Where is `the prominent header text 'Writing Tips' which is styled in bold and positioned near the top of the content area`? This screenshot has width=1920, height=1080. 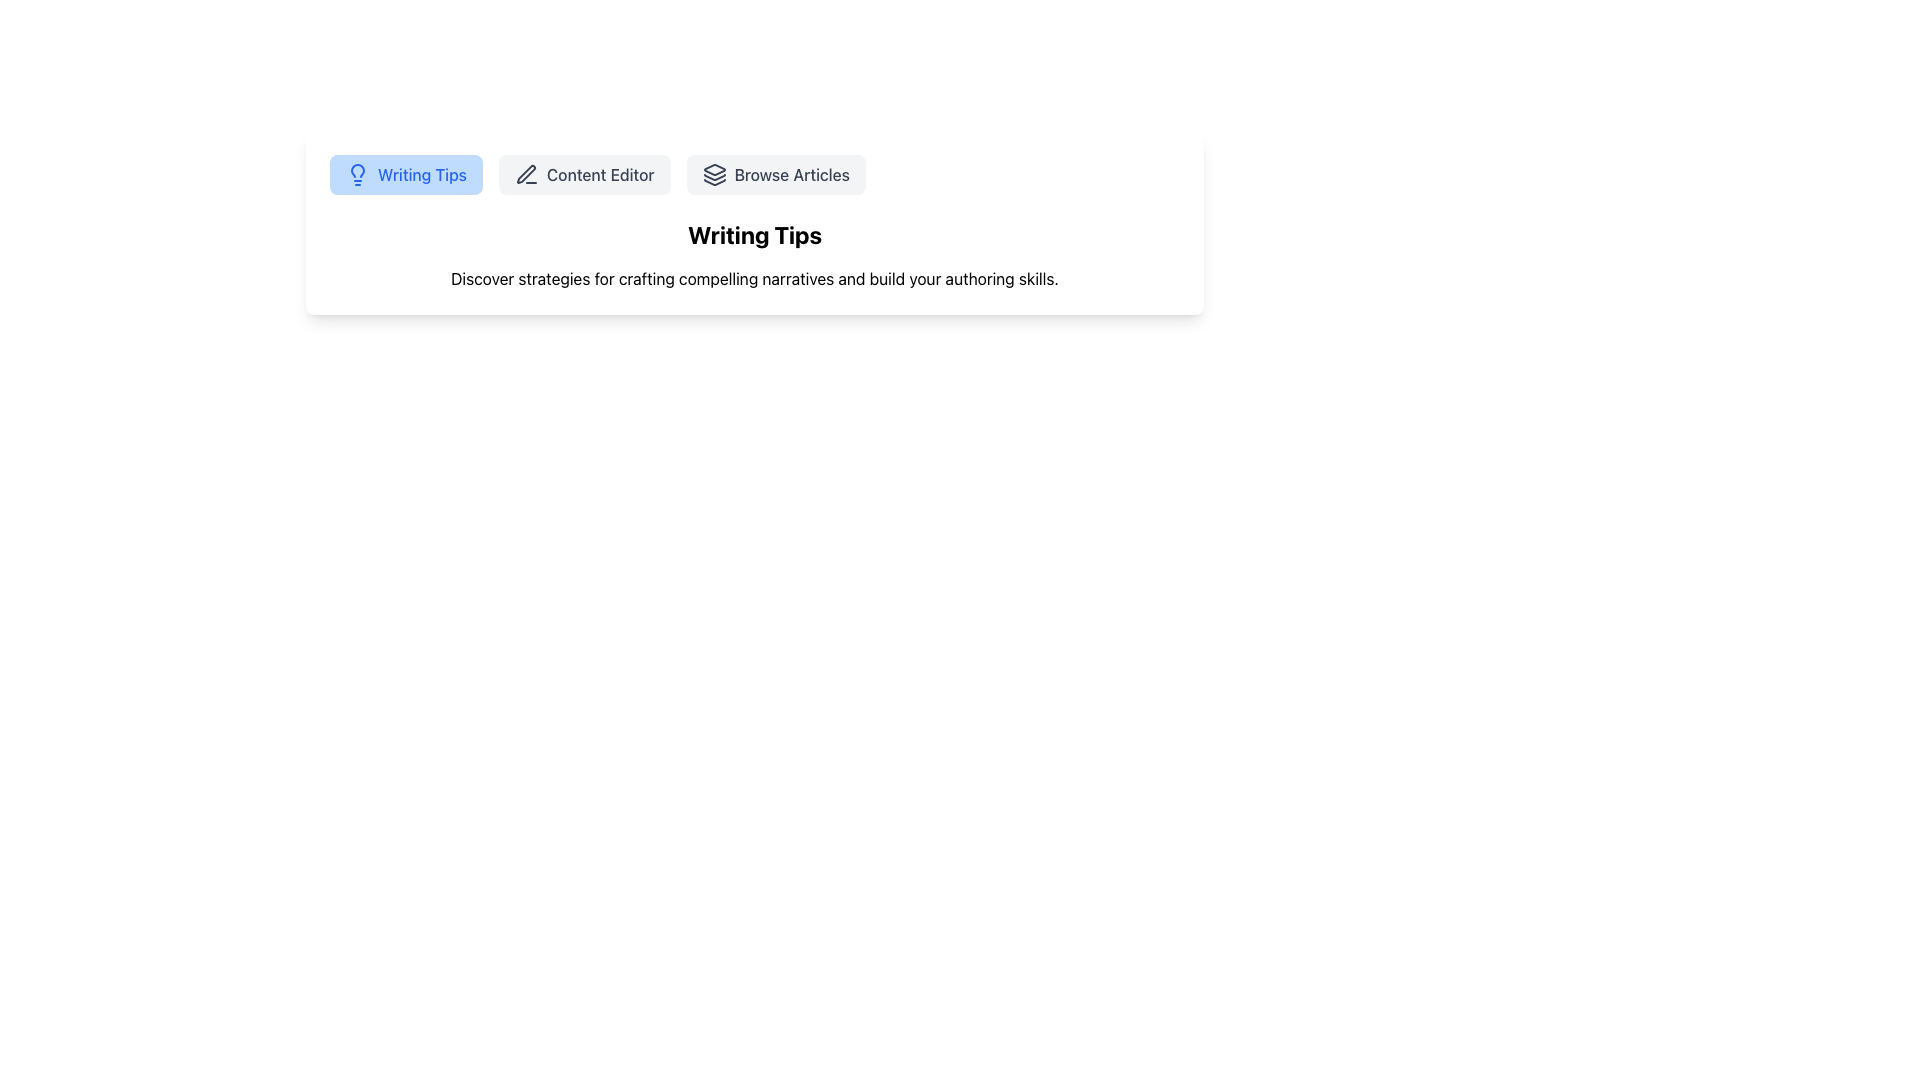
the prominent header text 'Writing Tips' which is styled in bold and positioned near the top of the content area is located at coordinates (753, 234).